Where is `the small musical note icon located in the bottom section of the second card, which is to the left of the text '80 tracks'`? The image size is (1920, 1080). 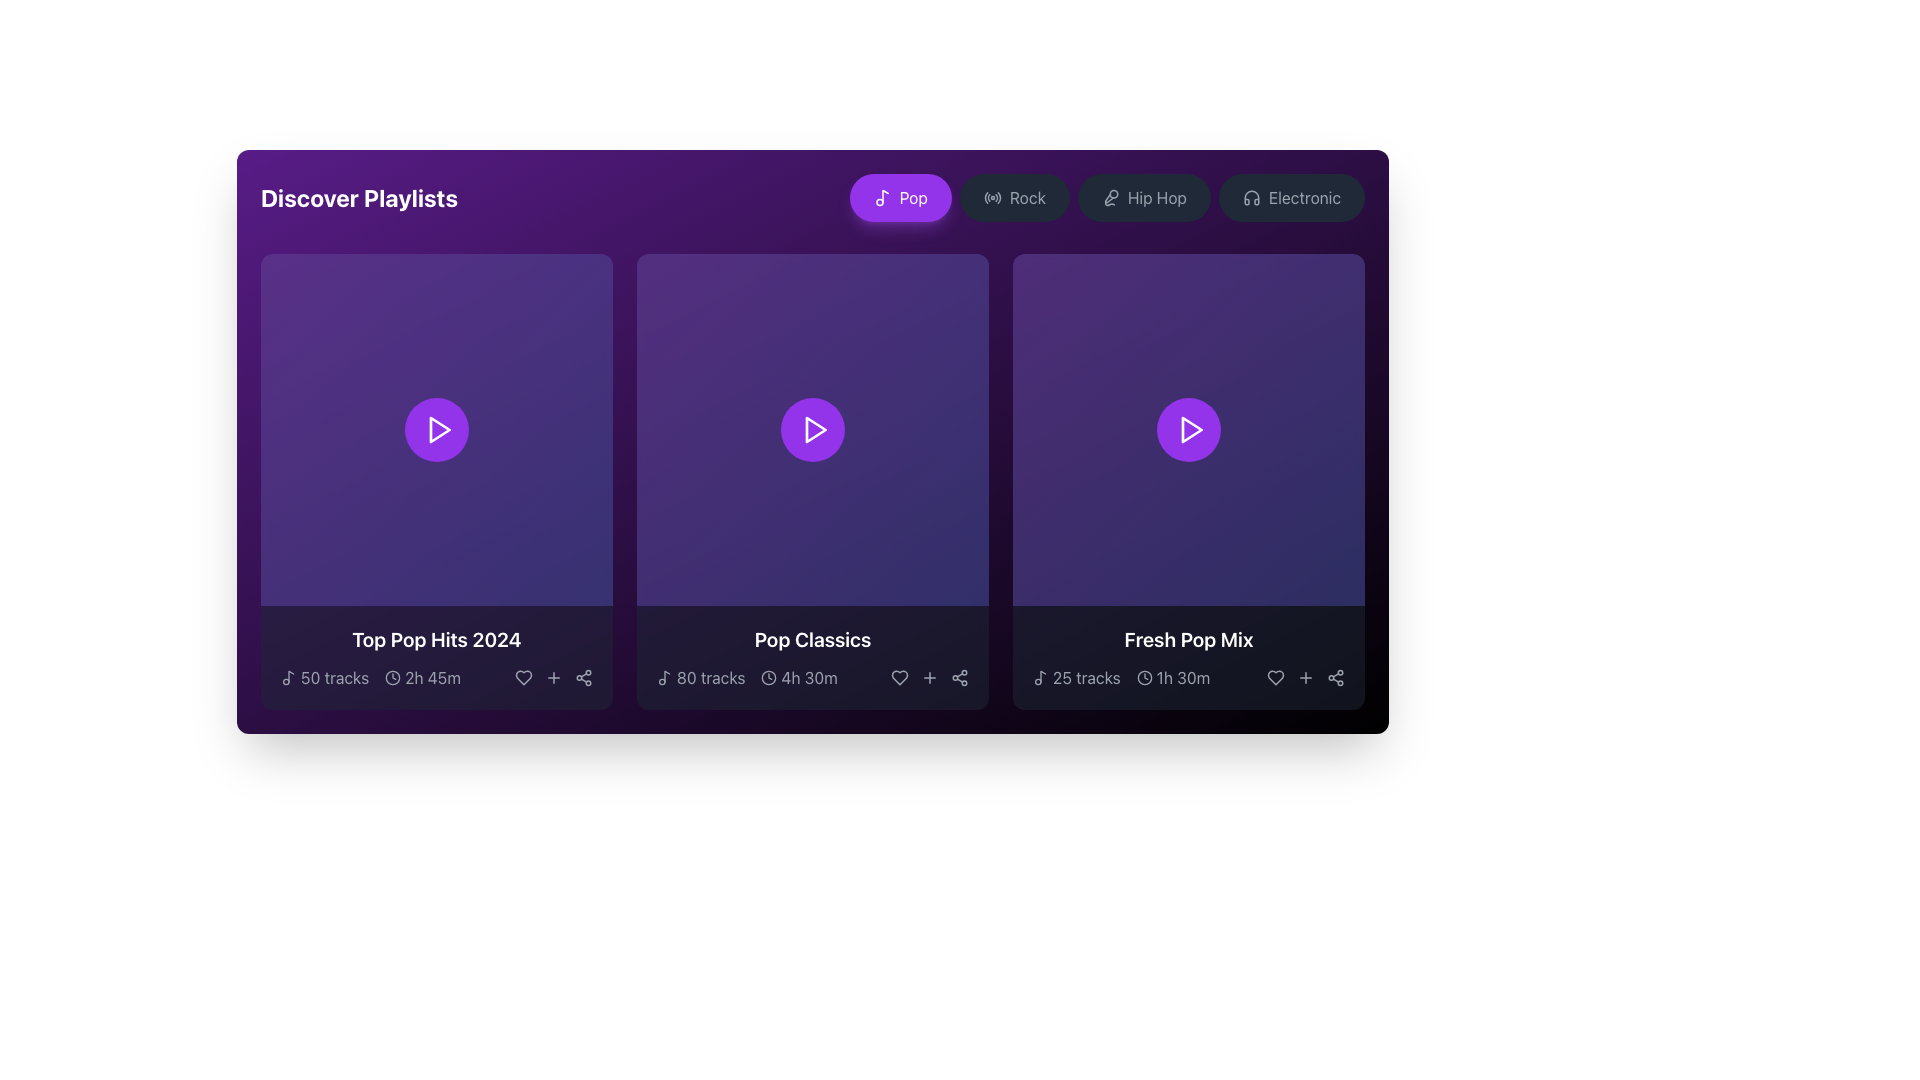
the small musical note icon located in the bottom section of the second card, which is to the left of the text '80 tracks' is located at coordinates (665, 677).